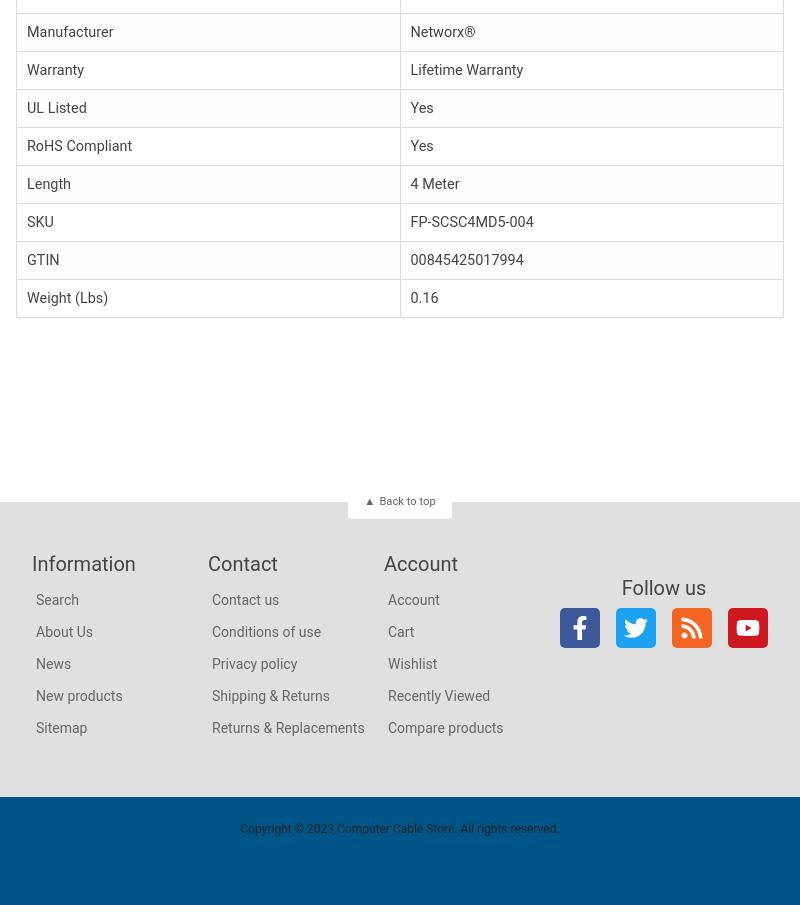 This screenshot has height=905, width=800. I want to click on 'Cart', so click(400, 630).